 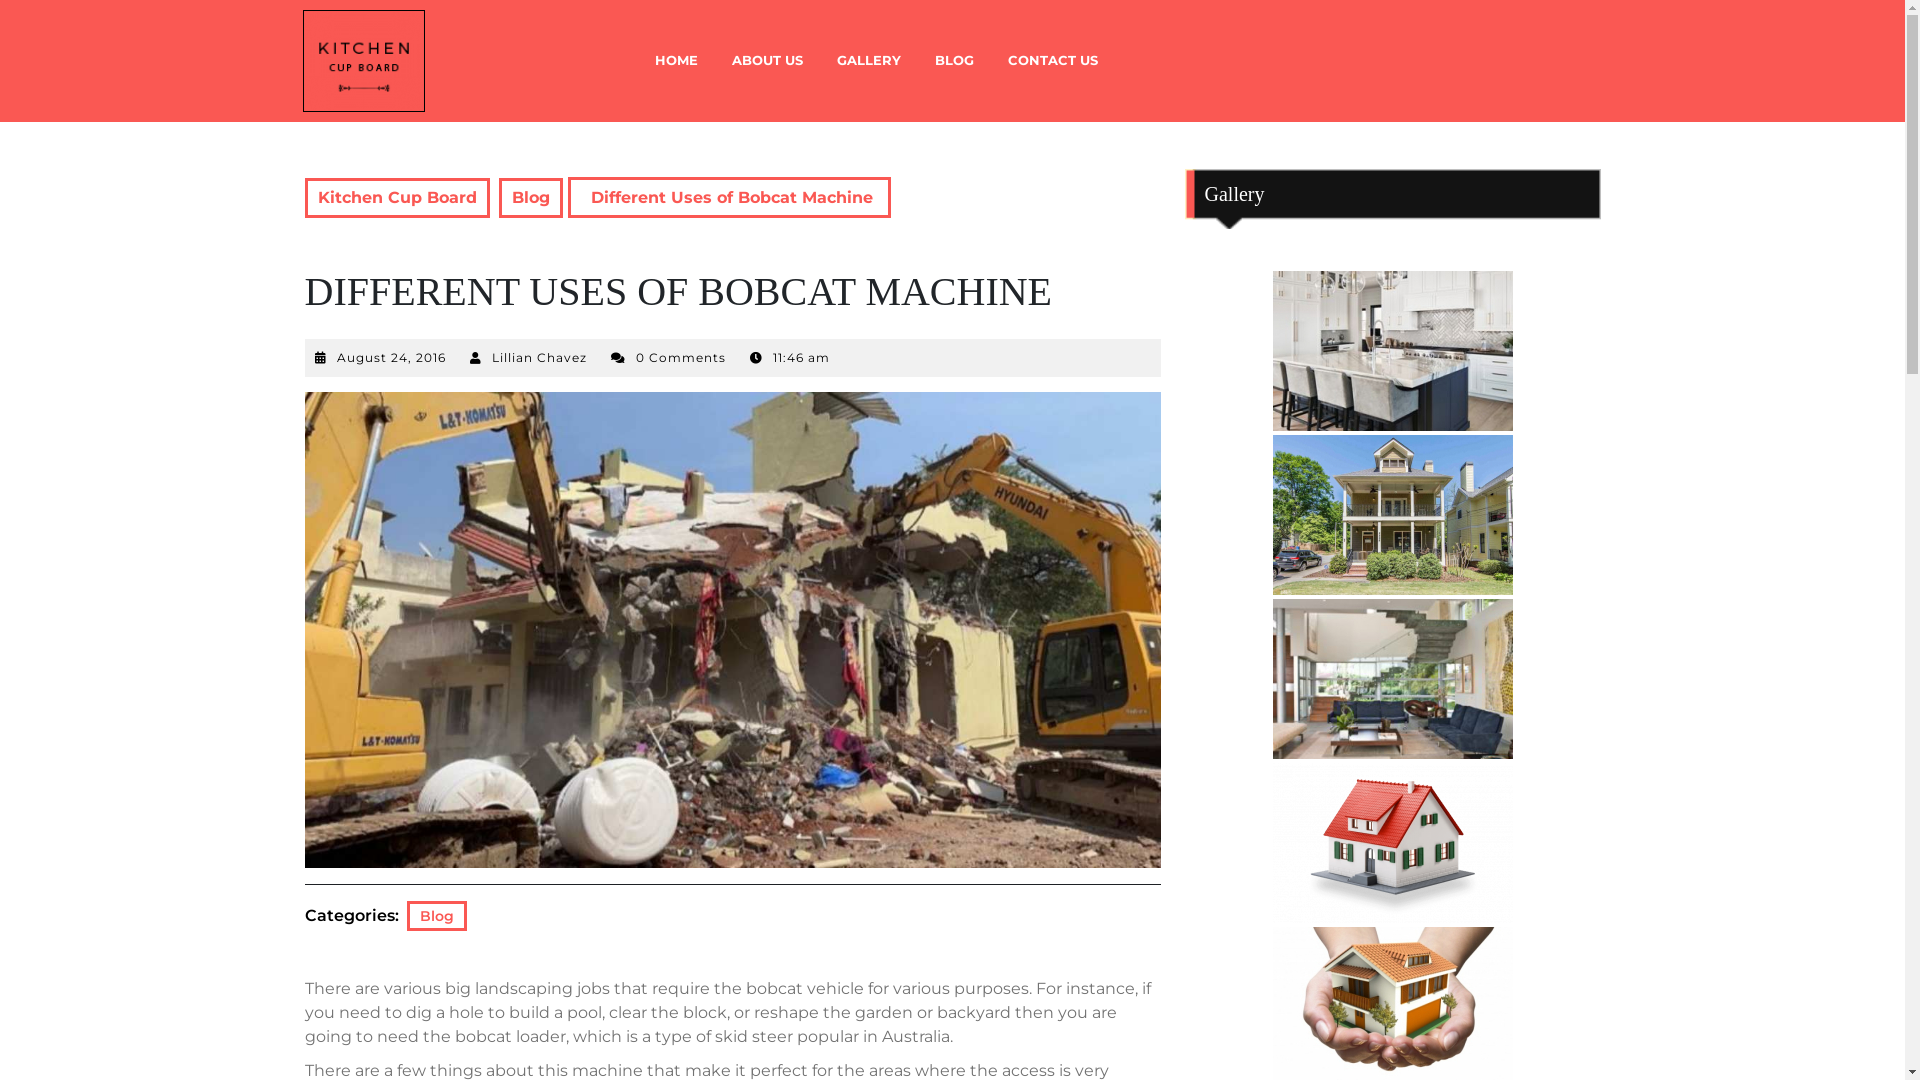 What do you see at coordinates (868, 60) in the screenshot?
I see `'GALLERY'` at bounding box center [868, 60].